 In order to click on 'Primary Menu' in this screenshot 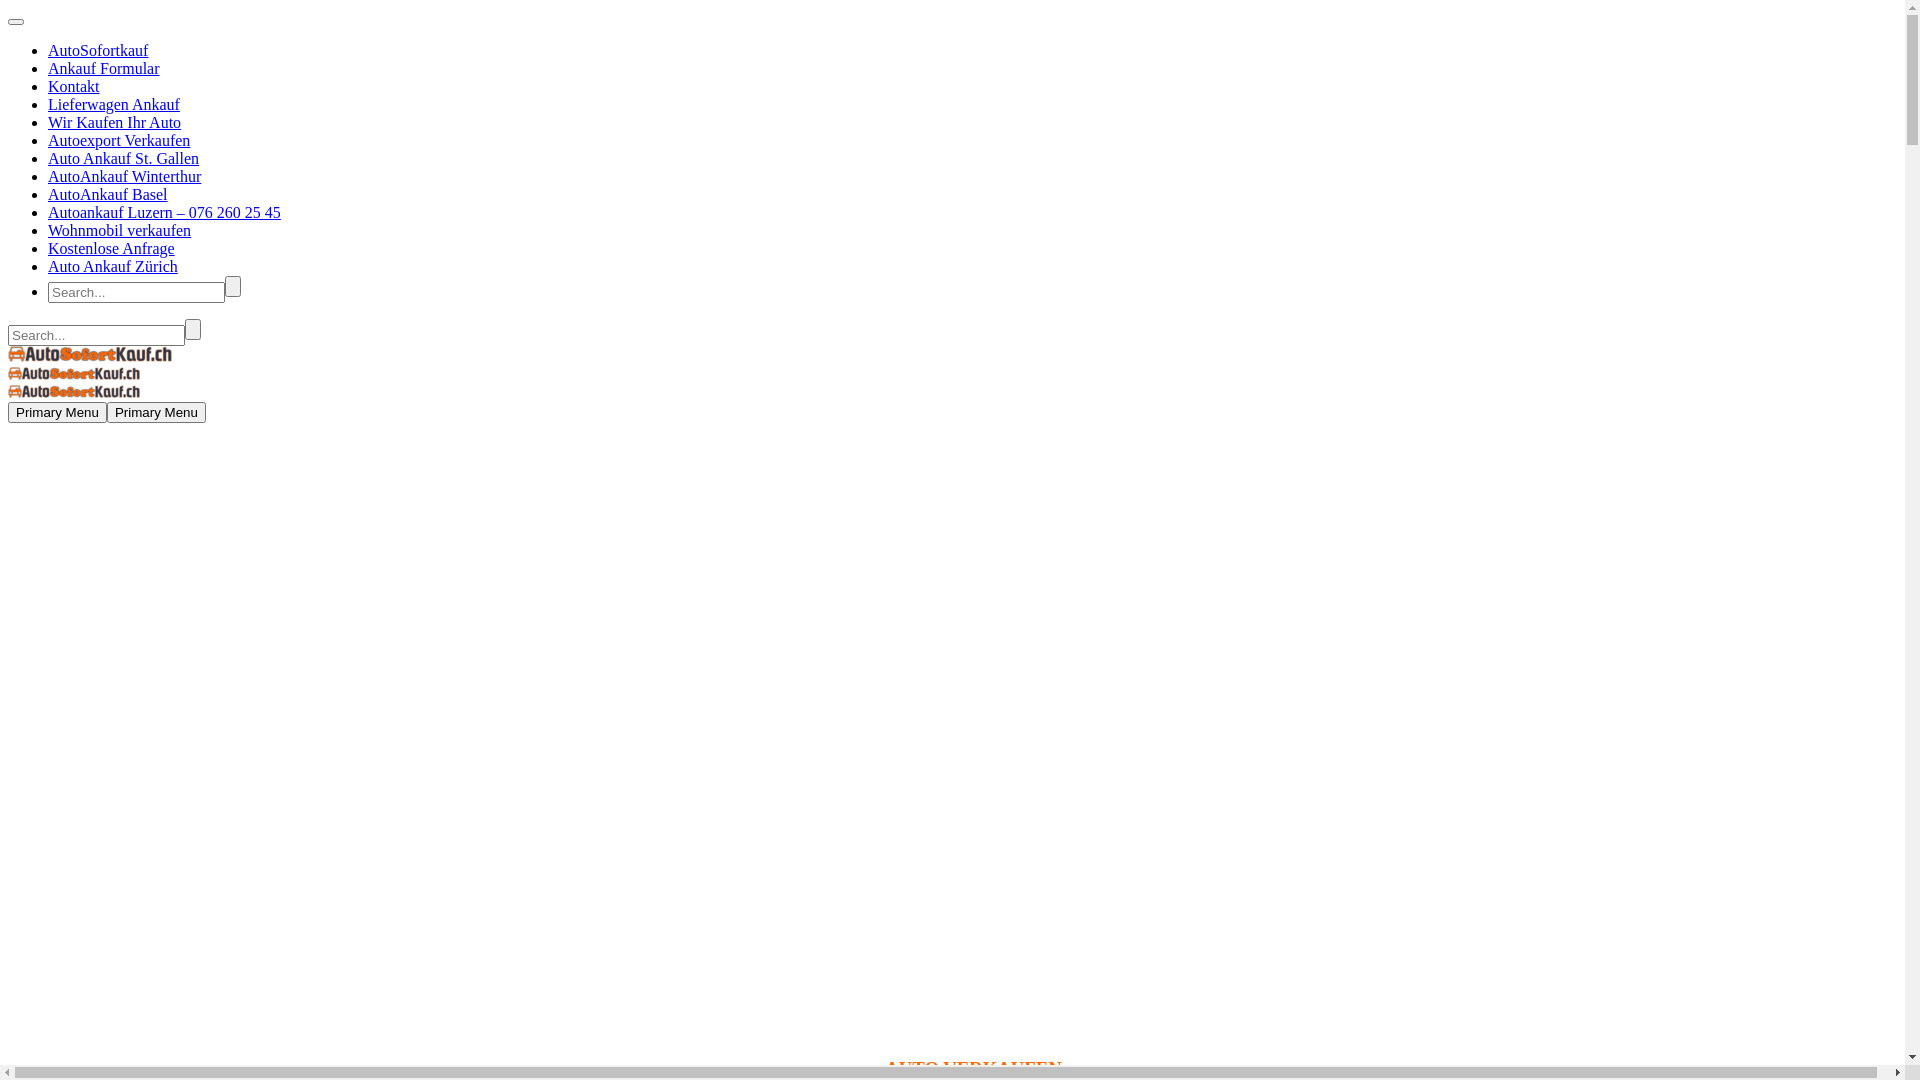, I will do `click(105, 411)`.